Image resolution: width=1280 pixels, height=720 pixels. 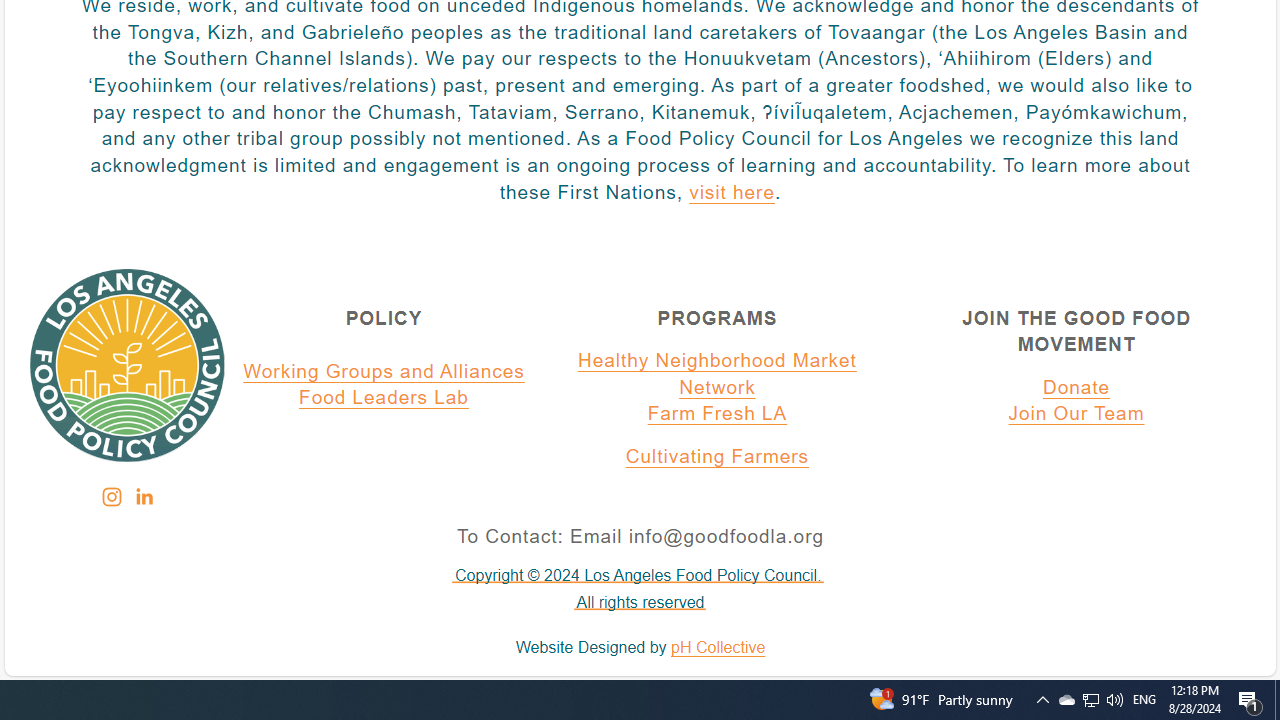 I want to click on 'Join Our Team', so click(x=1076, y=414).